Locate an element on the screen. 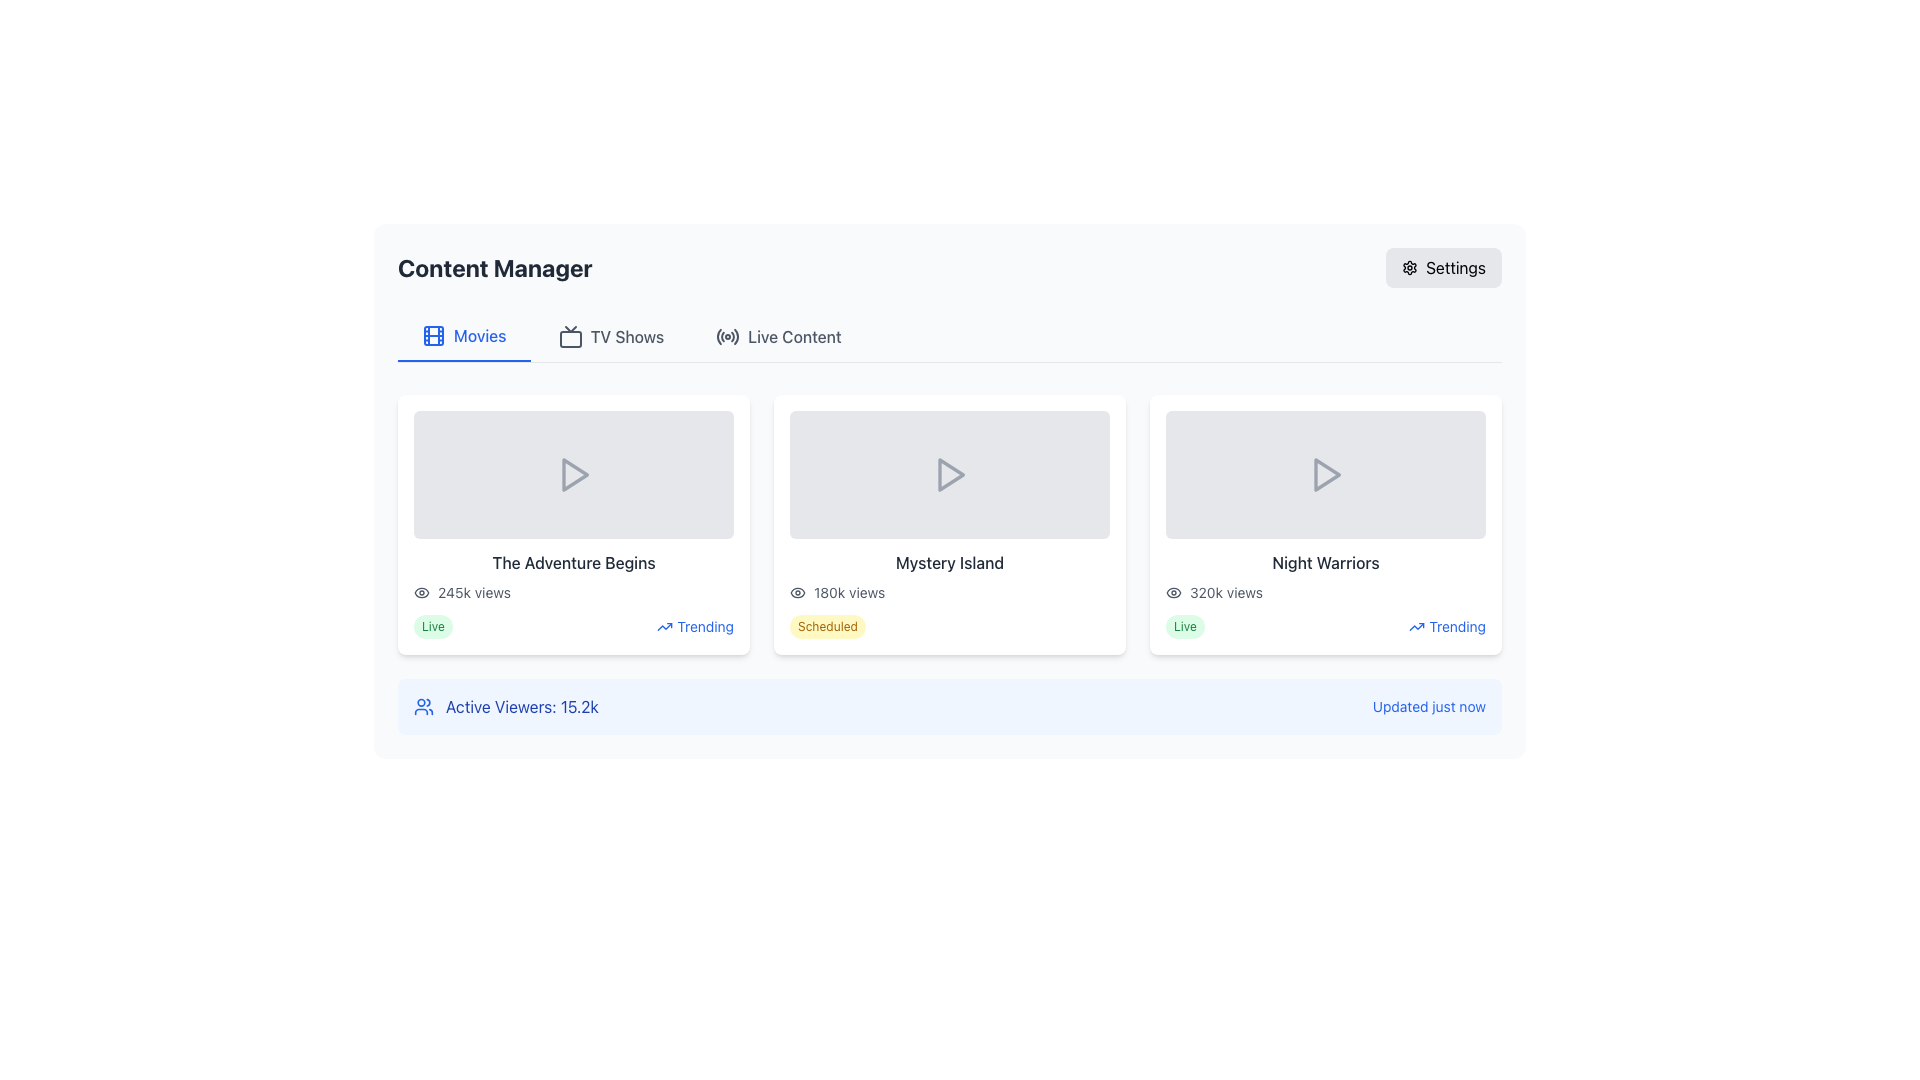  the interactive card or content tile located centrally in the grid, which represents a piece of content with details such as title and view count is located at coordinates (949, 523).